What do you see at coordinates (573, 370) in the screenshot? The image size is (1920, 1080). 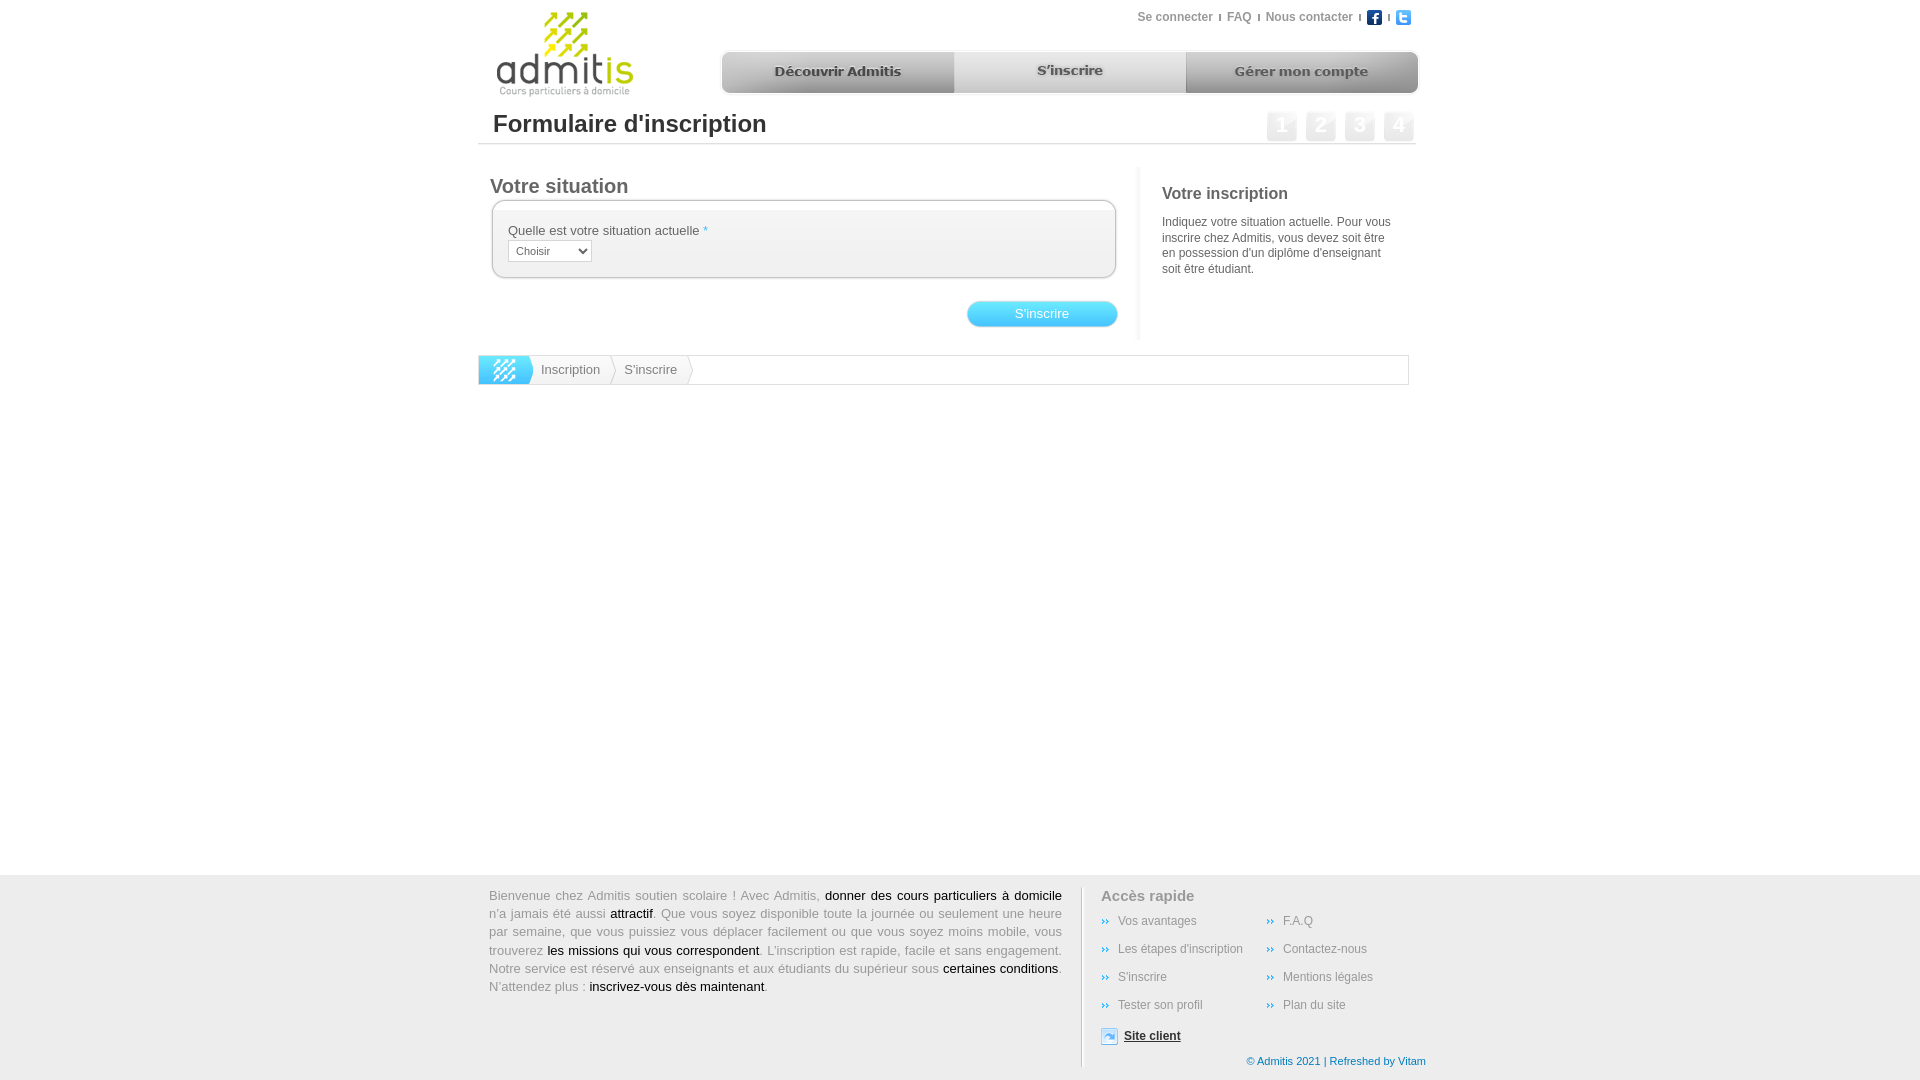 I see `'Inscription'` at bounding box center [573, 370].